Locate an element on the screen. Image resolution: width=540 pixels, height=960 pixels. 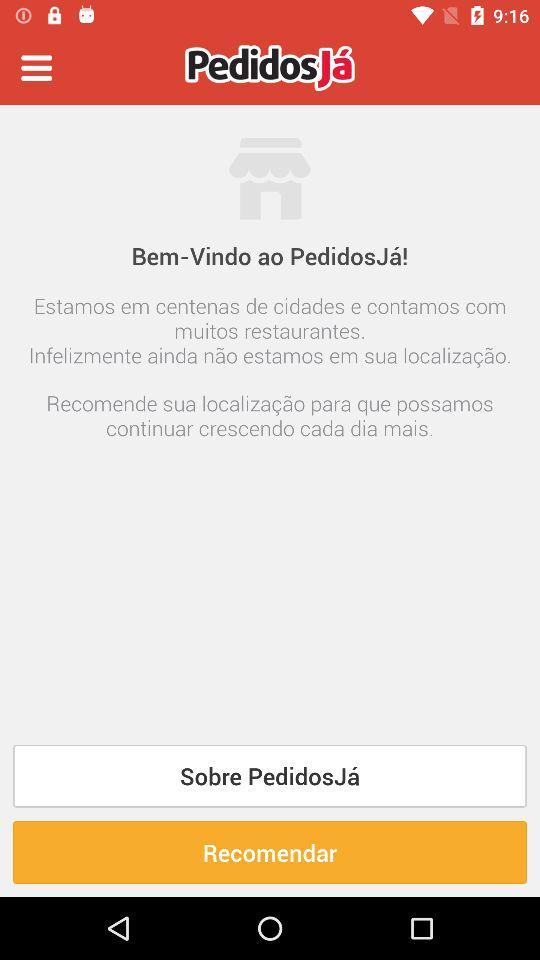
the icon above bem vindo ao is located at coordinates (270, 131).